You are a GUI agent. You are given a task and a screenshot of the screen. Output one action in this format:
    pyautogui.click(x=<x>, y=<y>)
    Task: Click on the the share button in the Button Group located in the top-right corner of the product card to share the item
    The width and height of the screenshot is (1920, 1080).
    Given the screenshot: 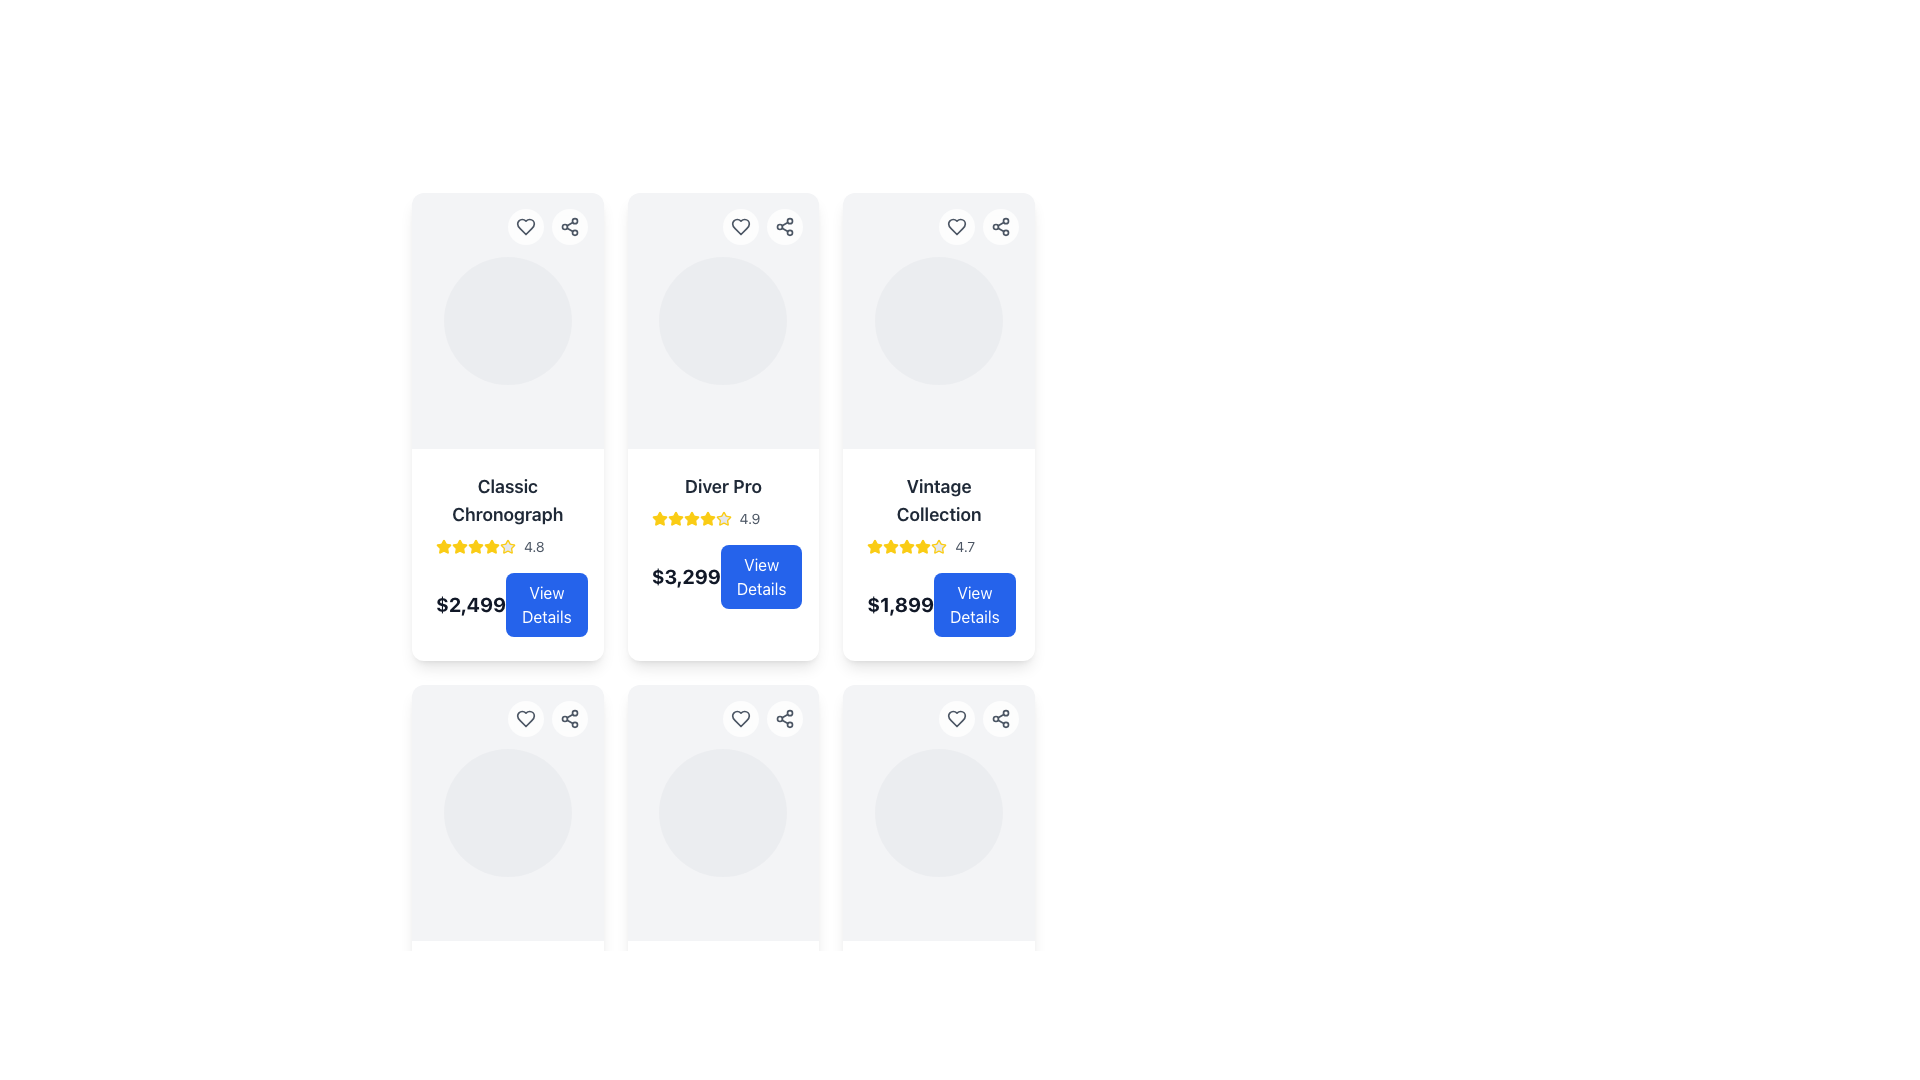 What is the action you would take?
    pyautogui.click(x=547, y=226)
    